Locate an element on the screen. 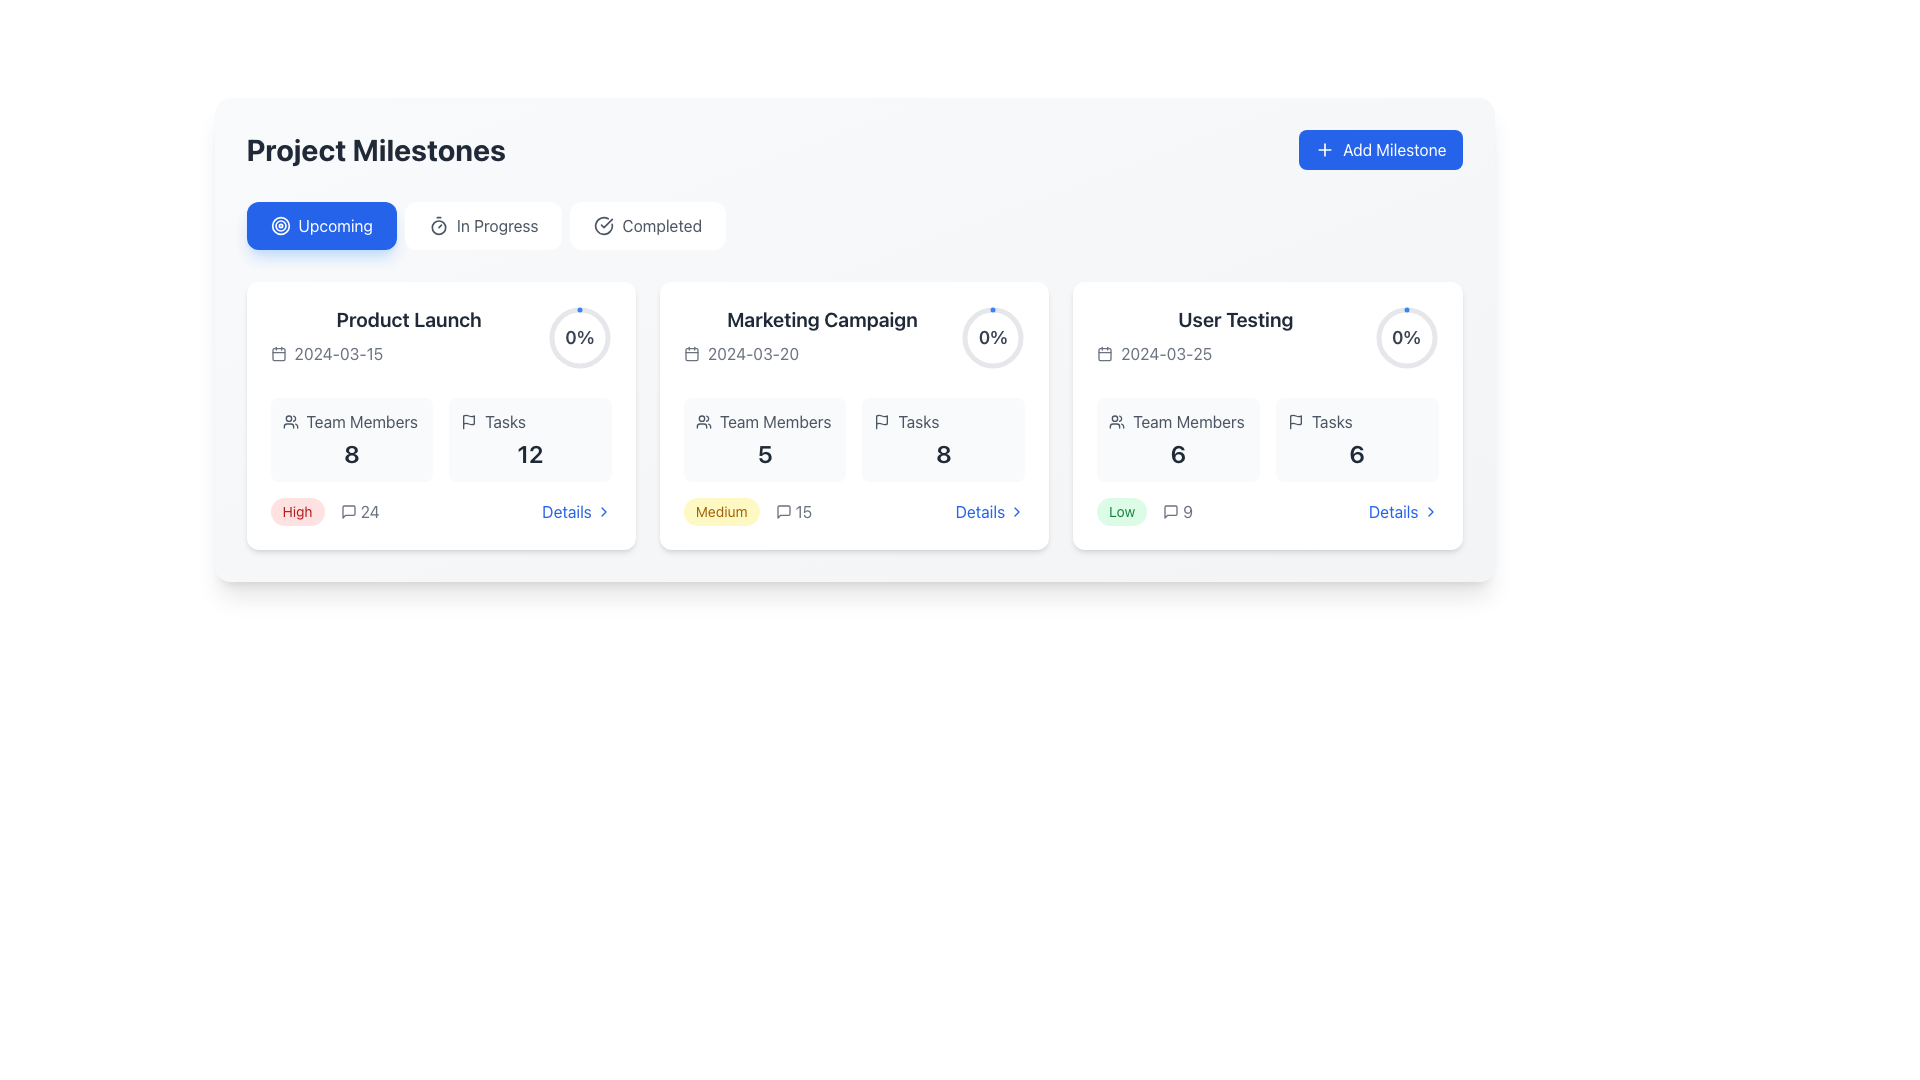 The width and height of the screenshot is (1920, 1080). the target-shaped icon with concentric circles, styled with a blue background and white circles, located to the left of the text 'Upcoming' is located at coordinates (279, 225).